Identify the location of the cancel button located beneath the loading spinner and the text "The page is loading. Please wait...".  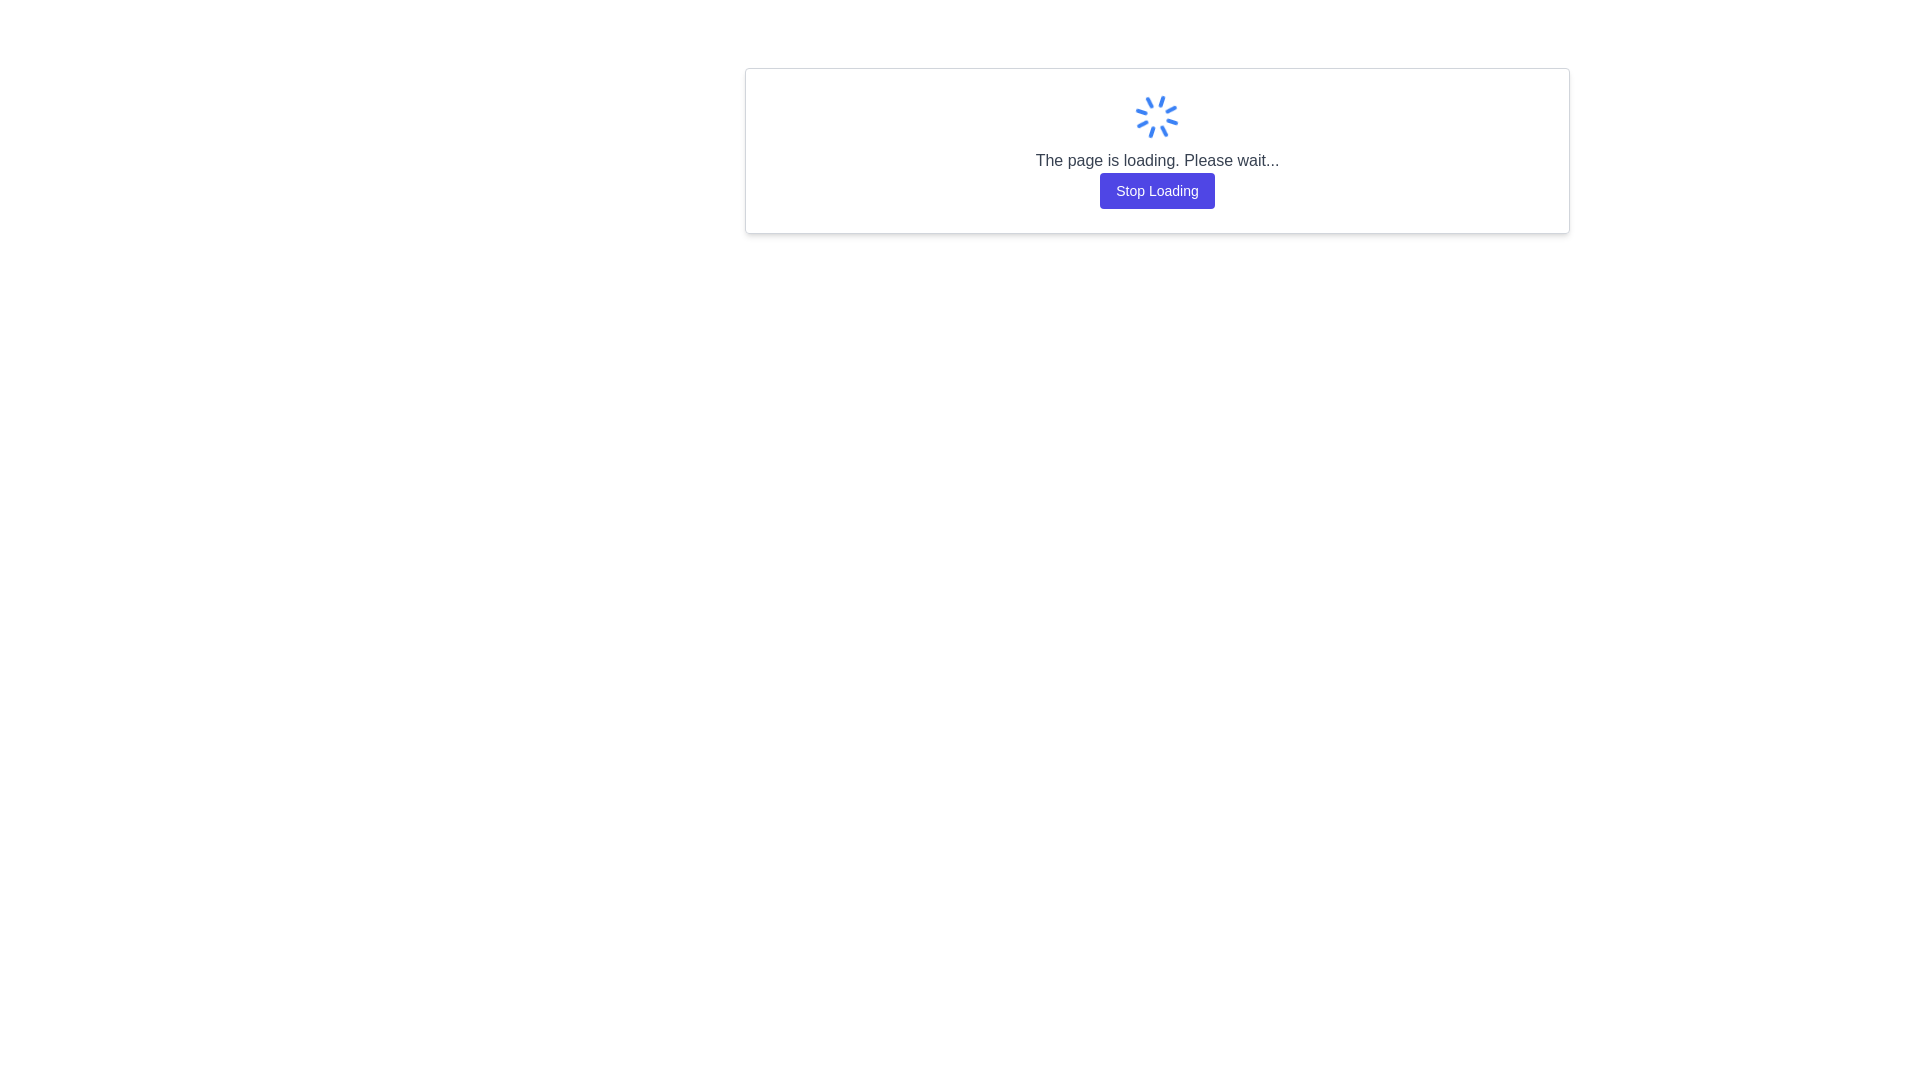
(1157, 191).